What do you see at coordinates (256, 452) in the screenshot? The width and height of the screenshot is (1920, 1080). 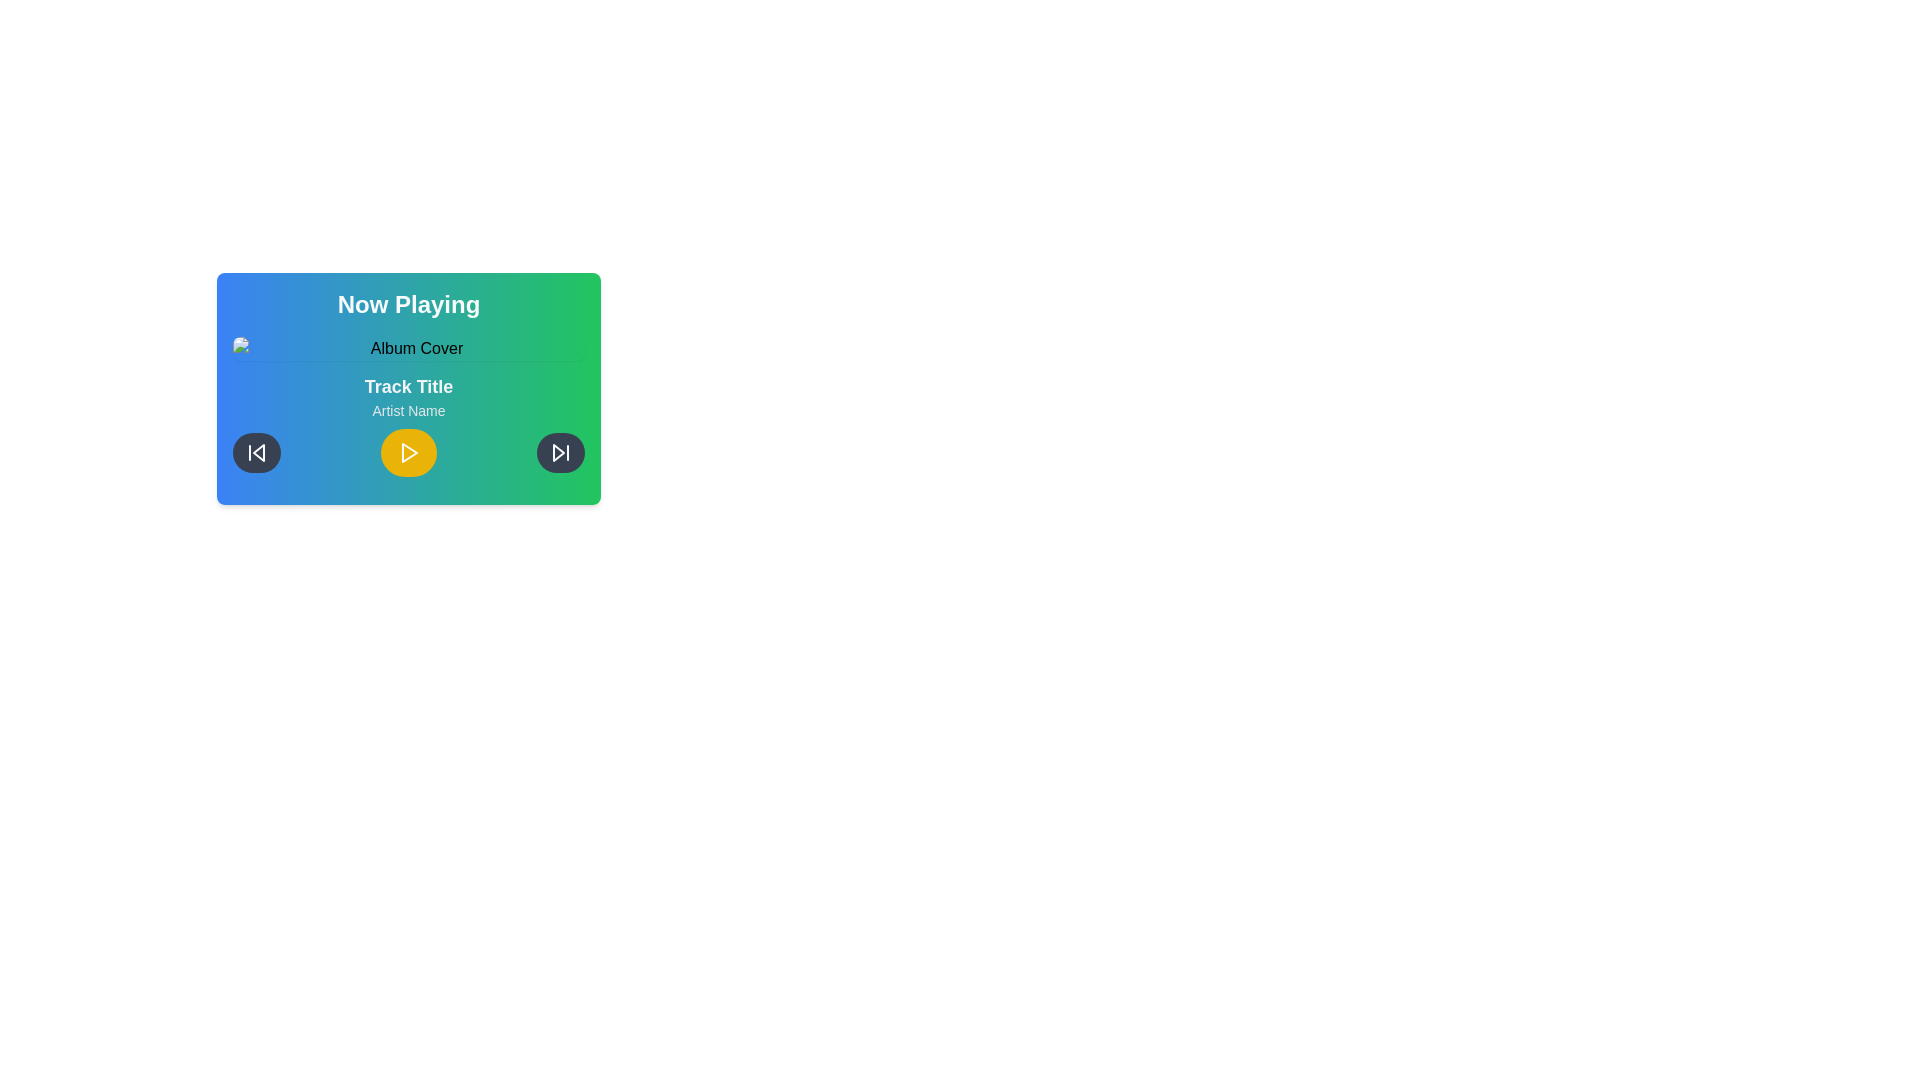 I see `the rewind button located on the bottom-left side of the music player interface` at bounding box center [256, 452].